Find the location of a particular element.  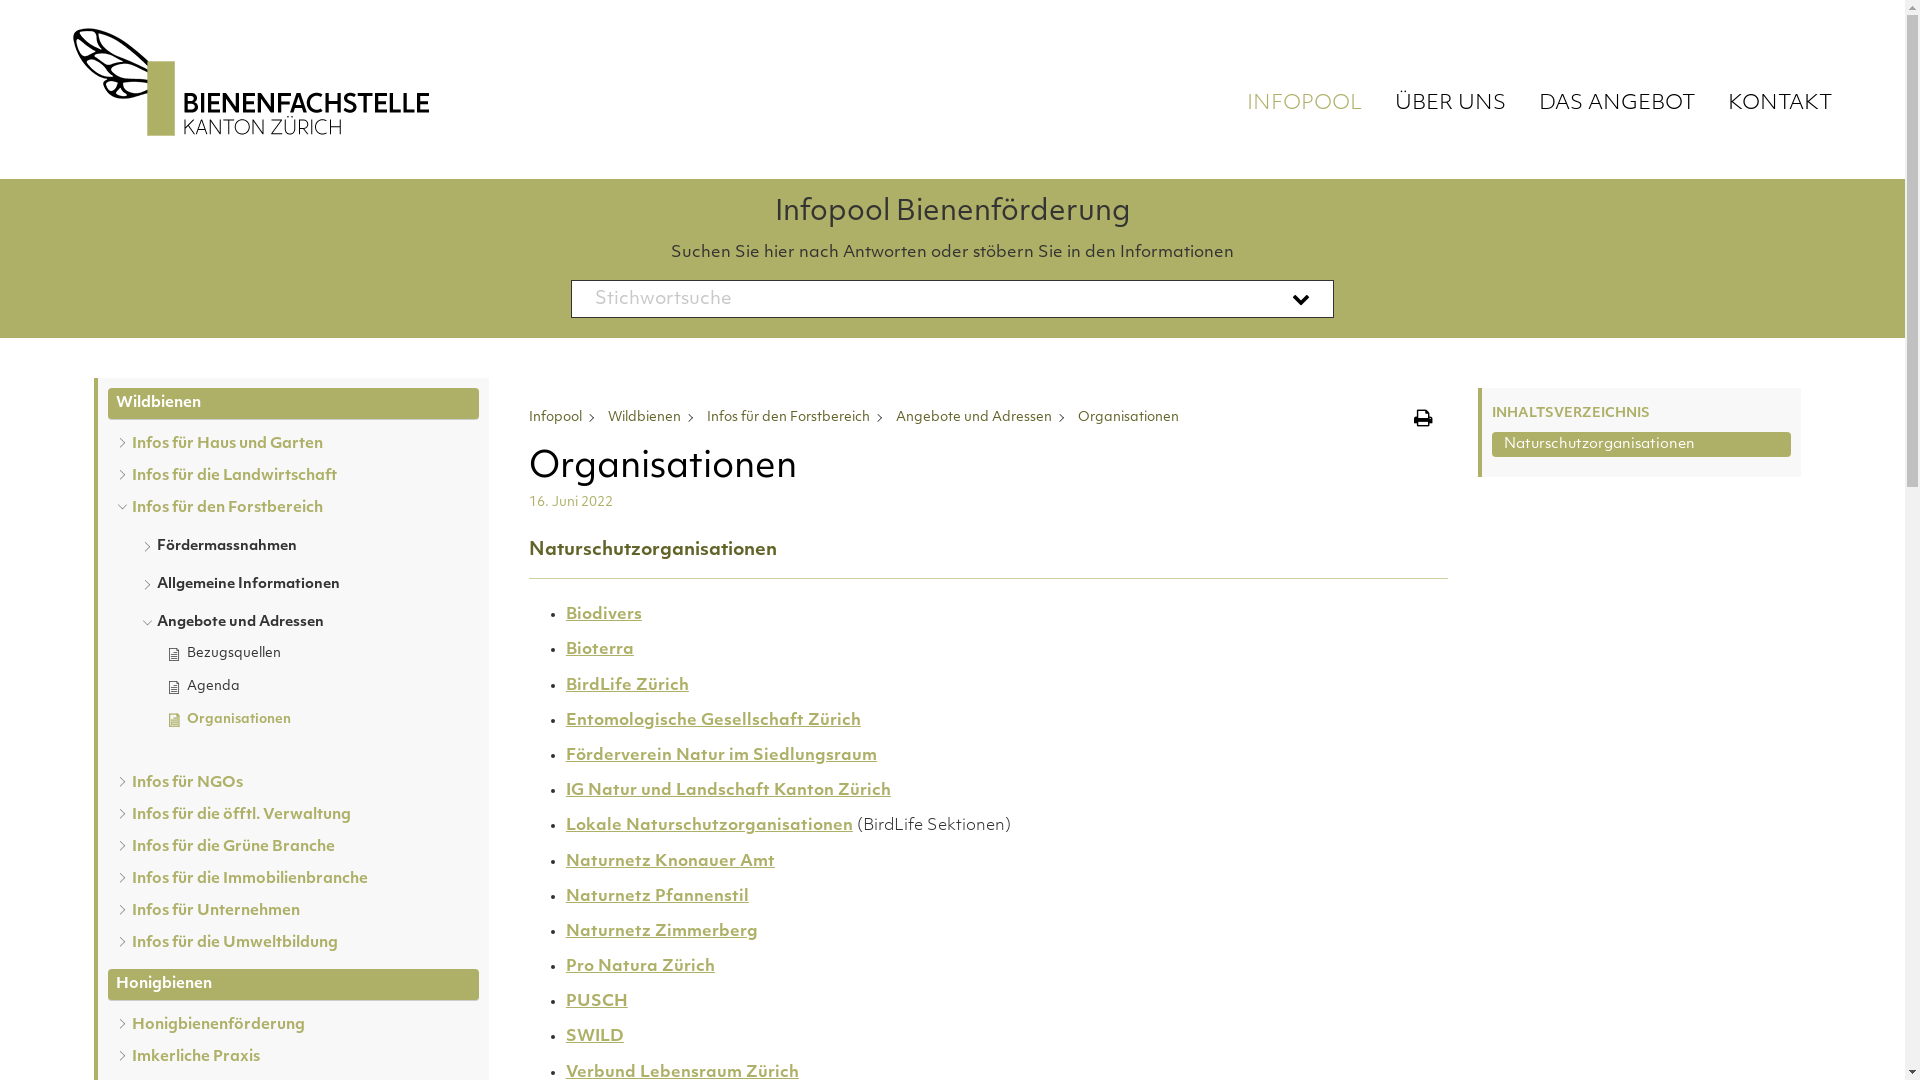

'Bioterra' is located at coordinates (599, 650).